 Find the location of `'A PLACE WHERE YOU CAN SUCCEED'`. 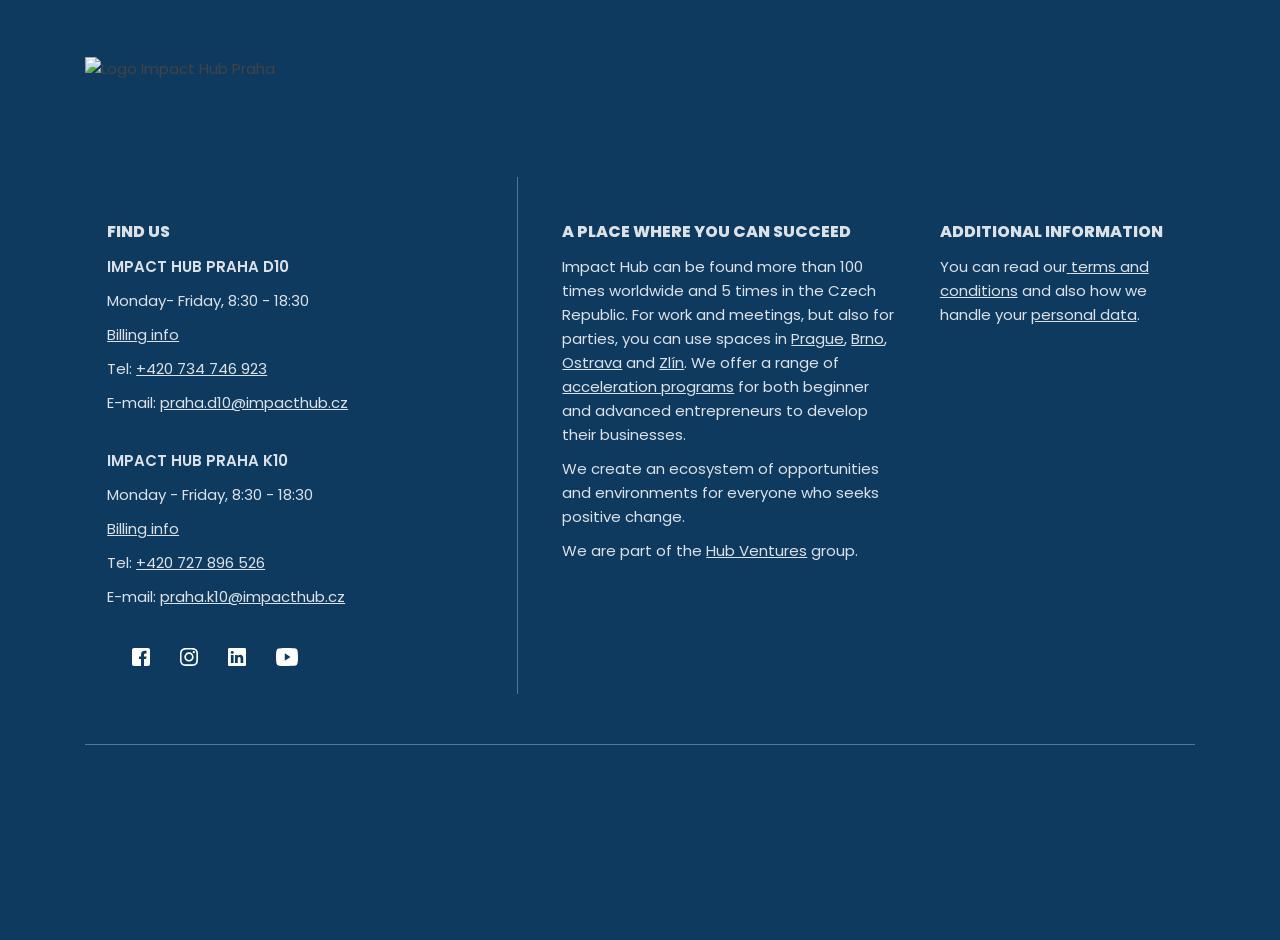

'A PLACE WHERE YOU CAN SUCCEED' is located at coordinates (561, 230).